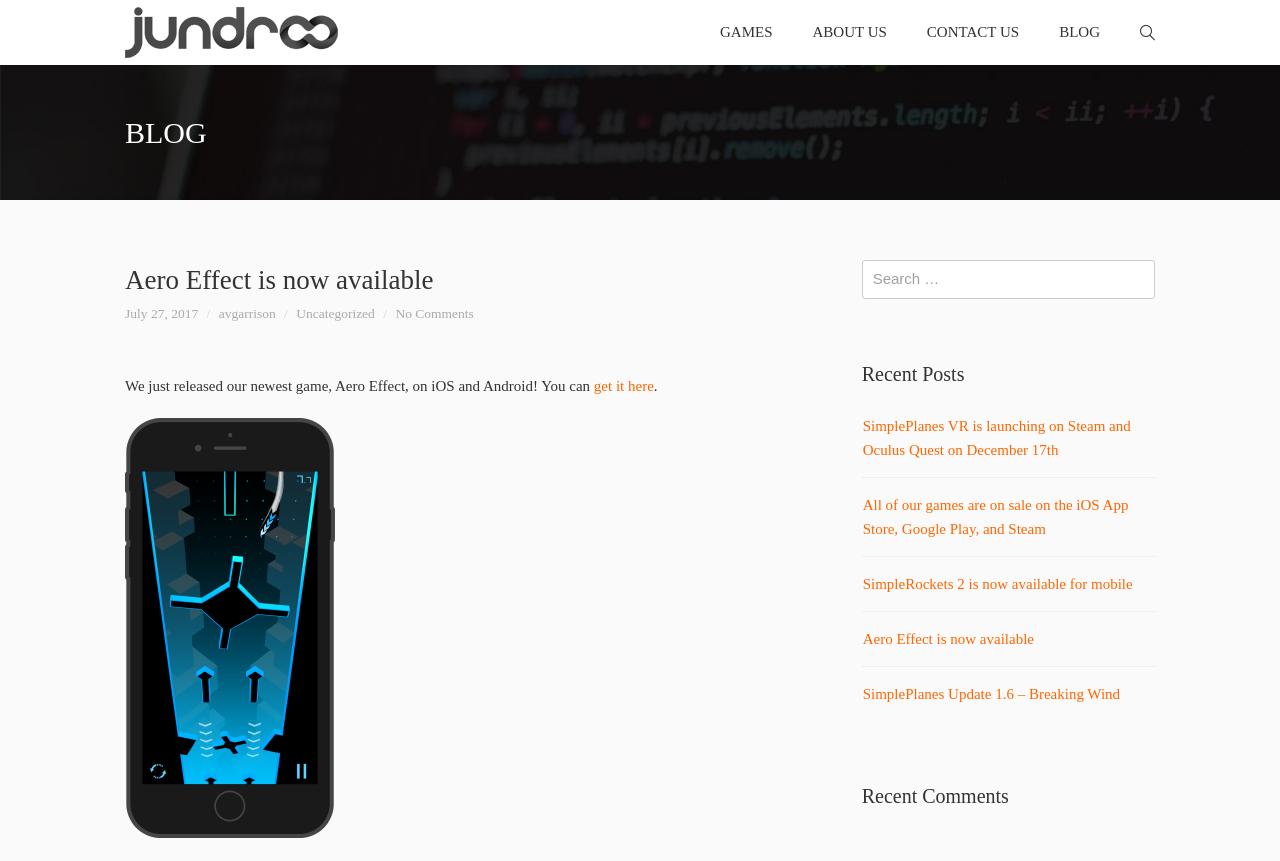 The image size is (1280, 861). I want to click on 'get it here', so click(621, 385).